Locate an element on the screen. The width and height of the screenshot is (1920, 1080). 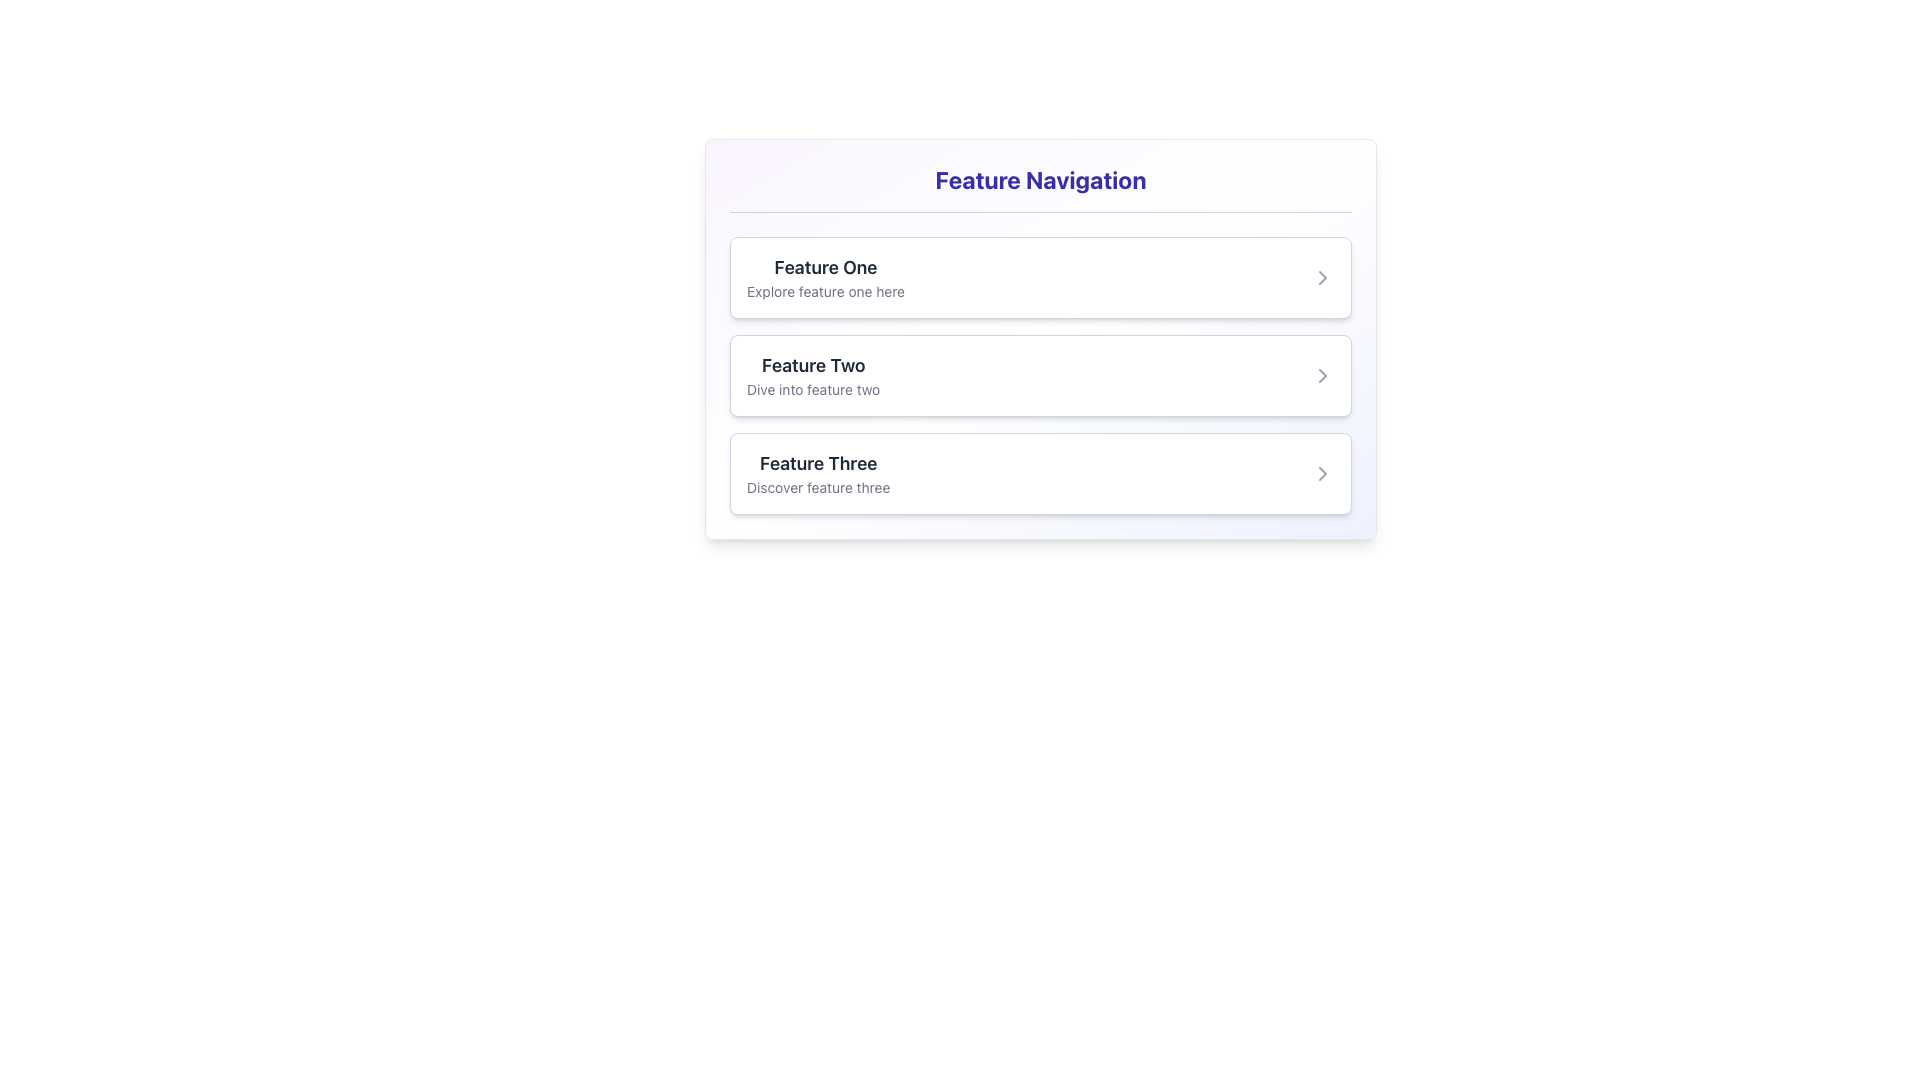
the text label displaying 'Dive into feature two', which is styled in a smaller gray font and positioned beneath the larger text label 'Feature Two' is located at coordinates (813, 389).